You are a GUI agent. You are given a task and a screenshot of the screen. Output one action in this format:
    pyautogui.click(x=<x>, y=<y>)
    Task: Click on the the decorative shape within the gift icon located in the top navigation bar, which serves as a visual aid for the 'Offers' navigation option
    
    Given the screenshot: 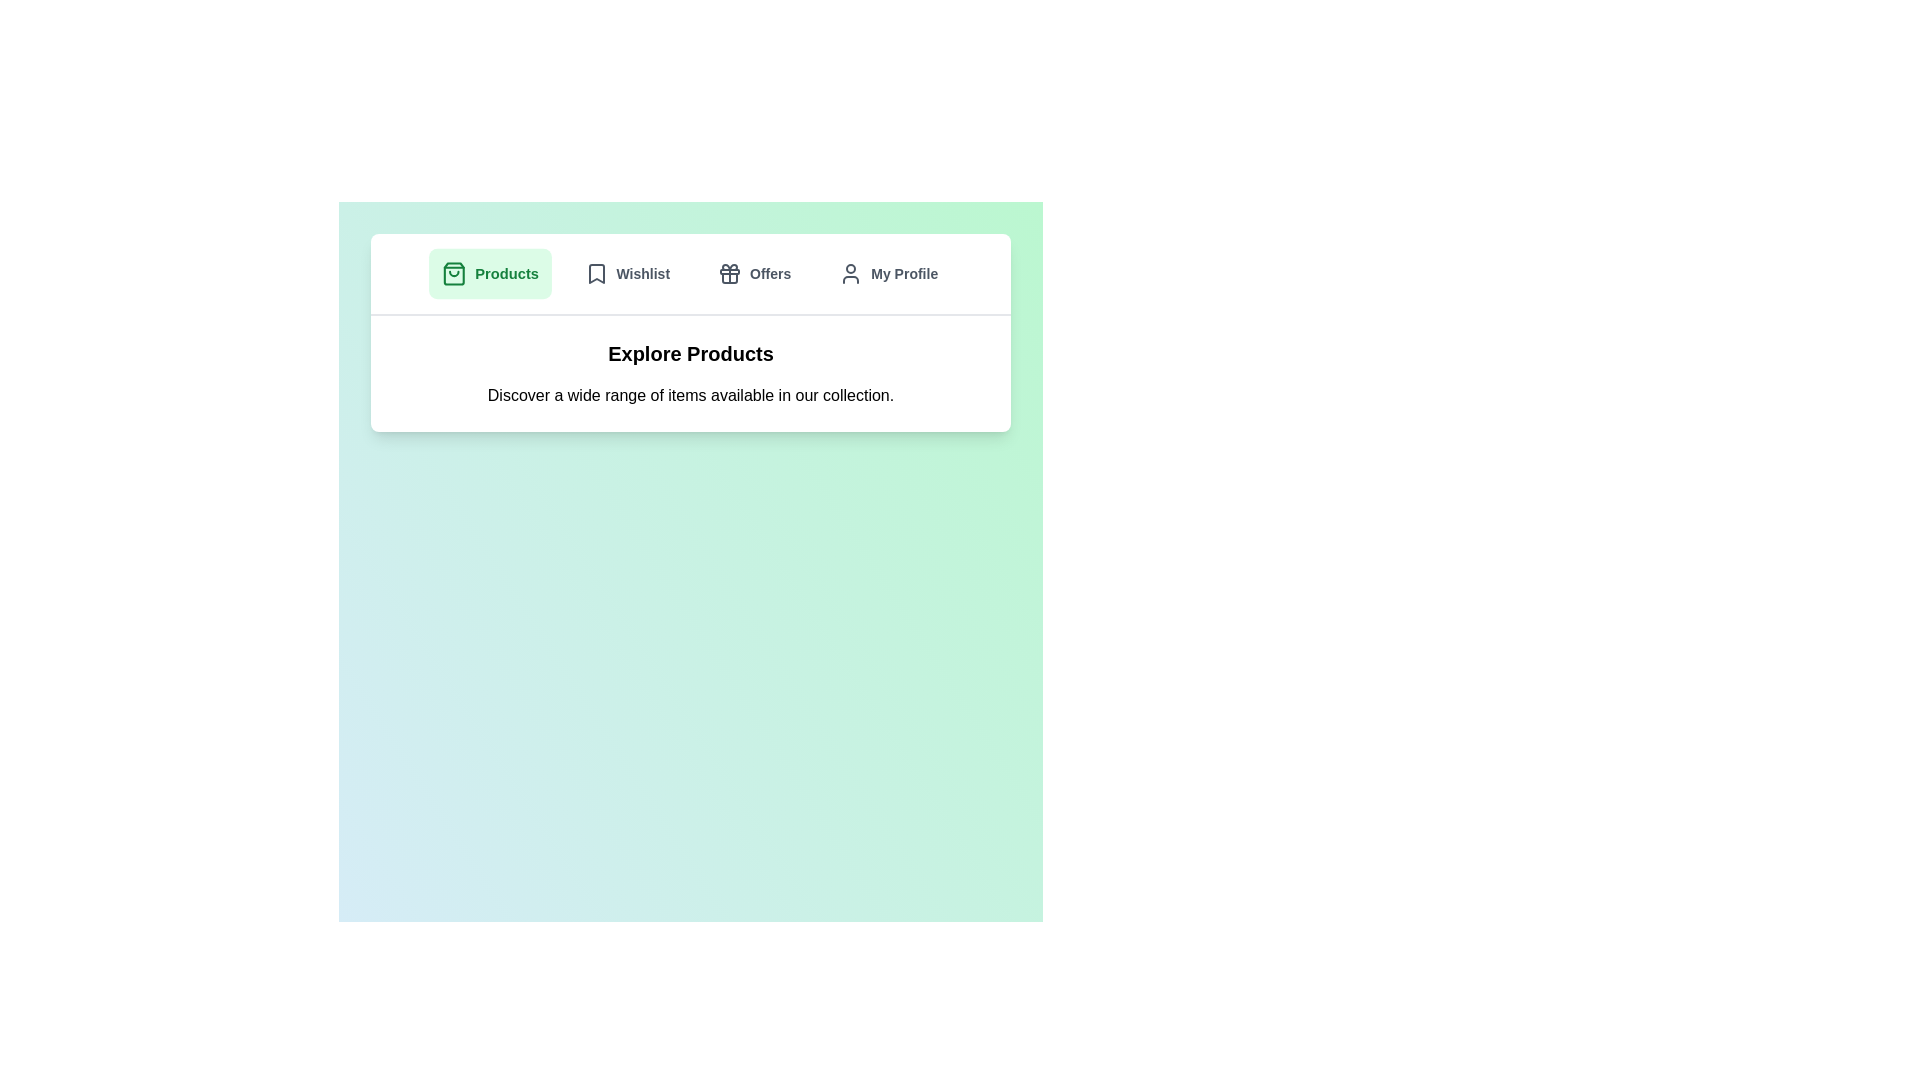 What is the action you would take?
    pyautogui.click(x=728, y=272)
    